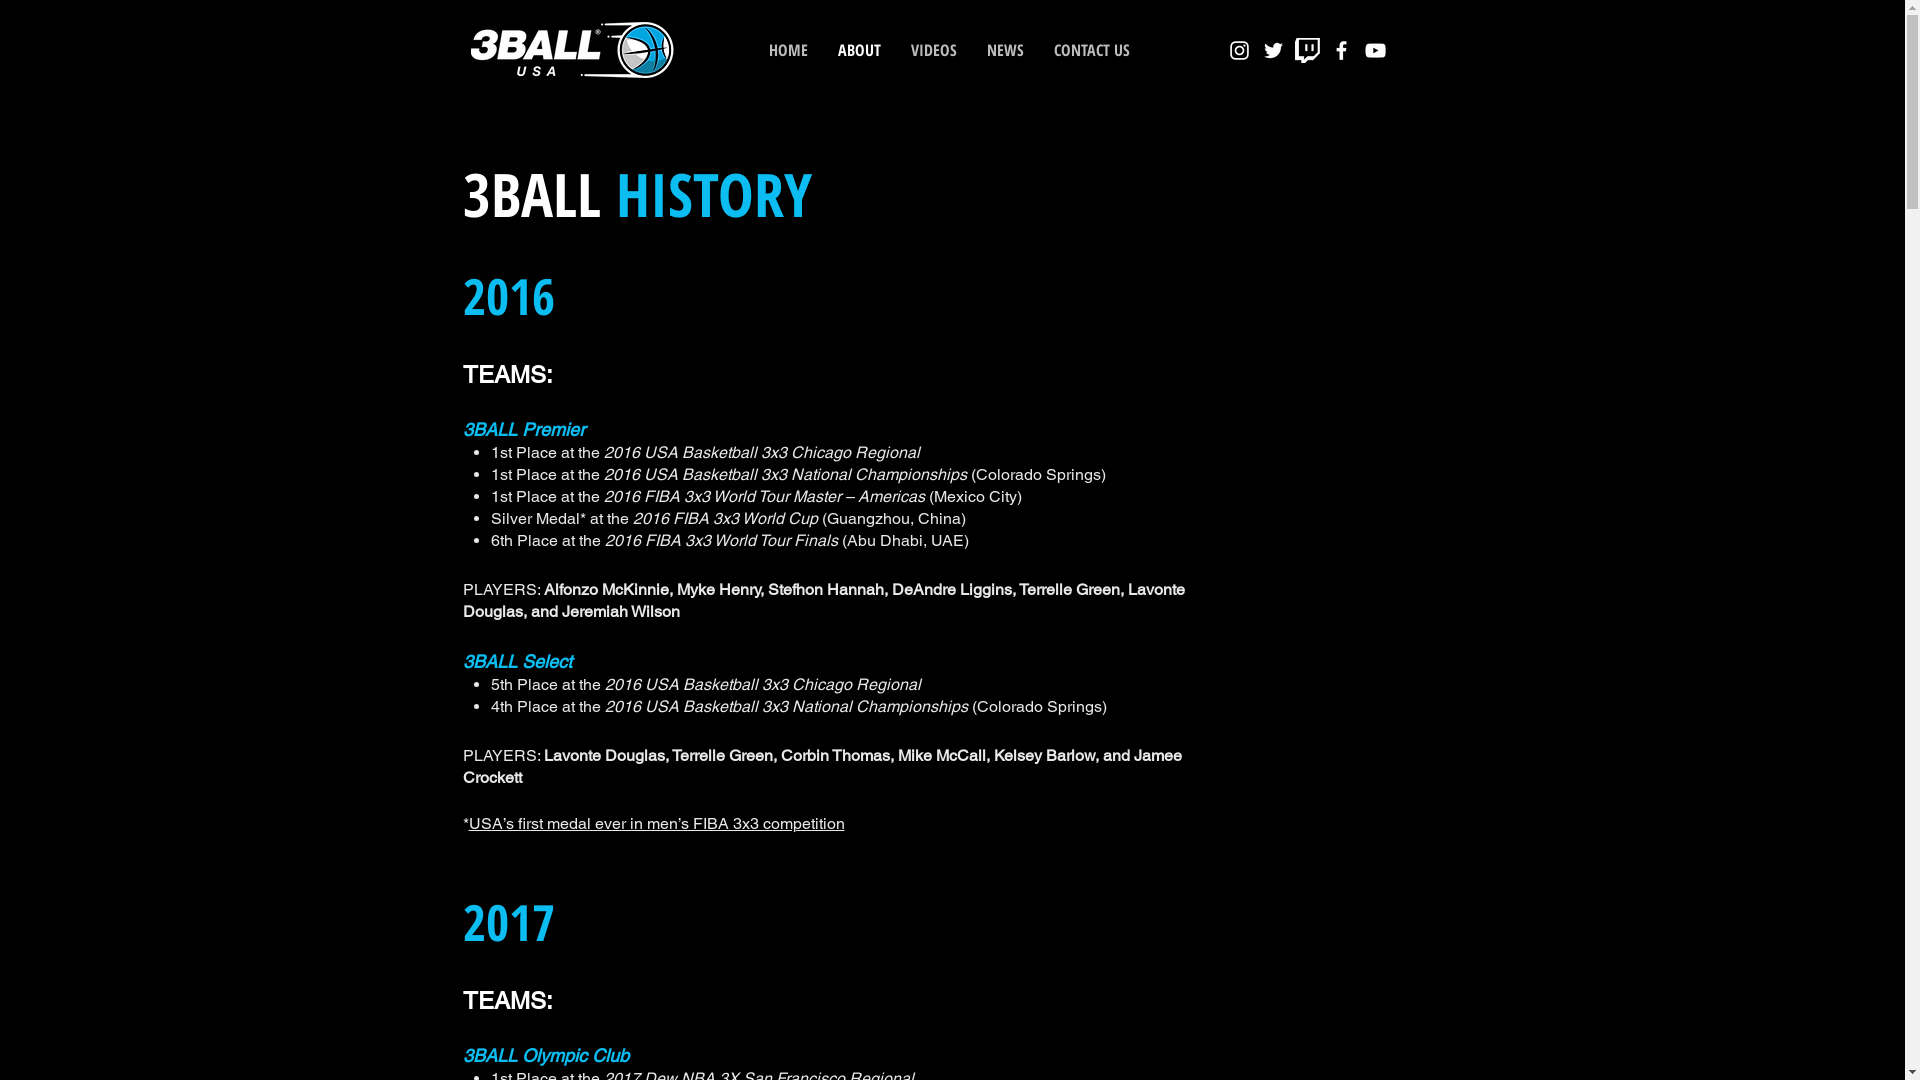  Describe the element at coordinates (1089, 49) in the screenshot. I see `'CONTACT US'` at that location.